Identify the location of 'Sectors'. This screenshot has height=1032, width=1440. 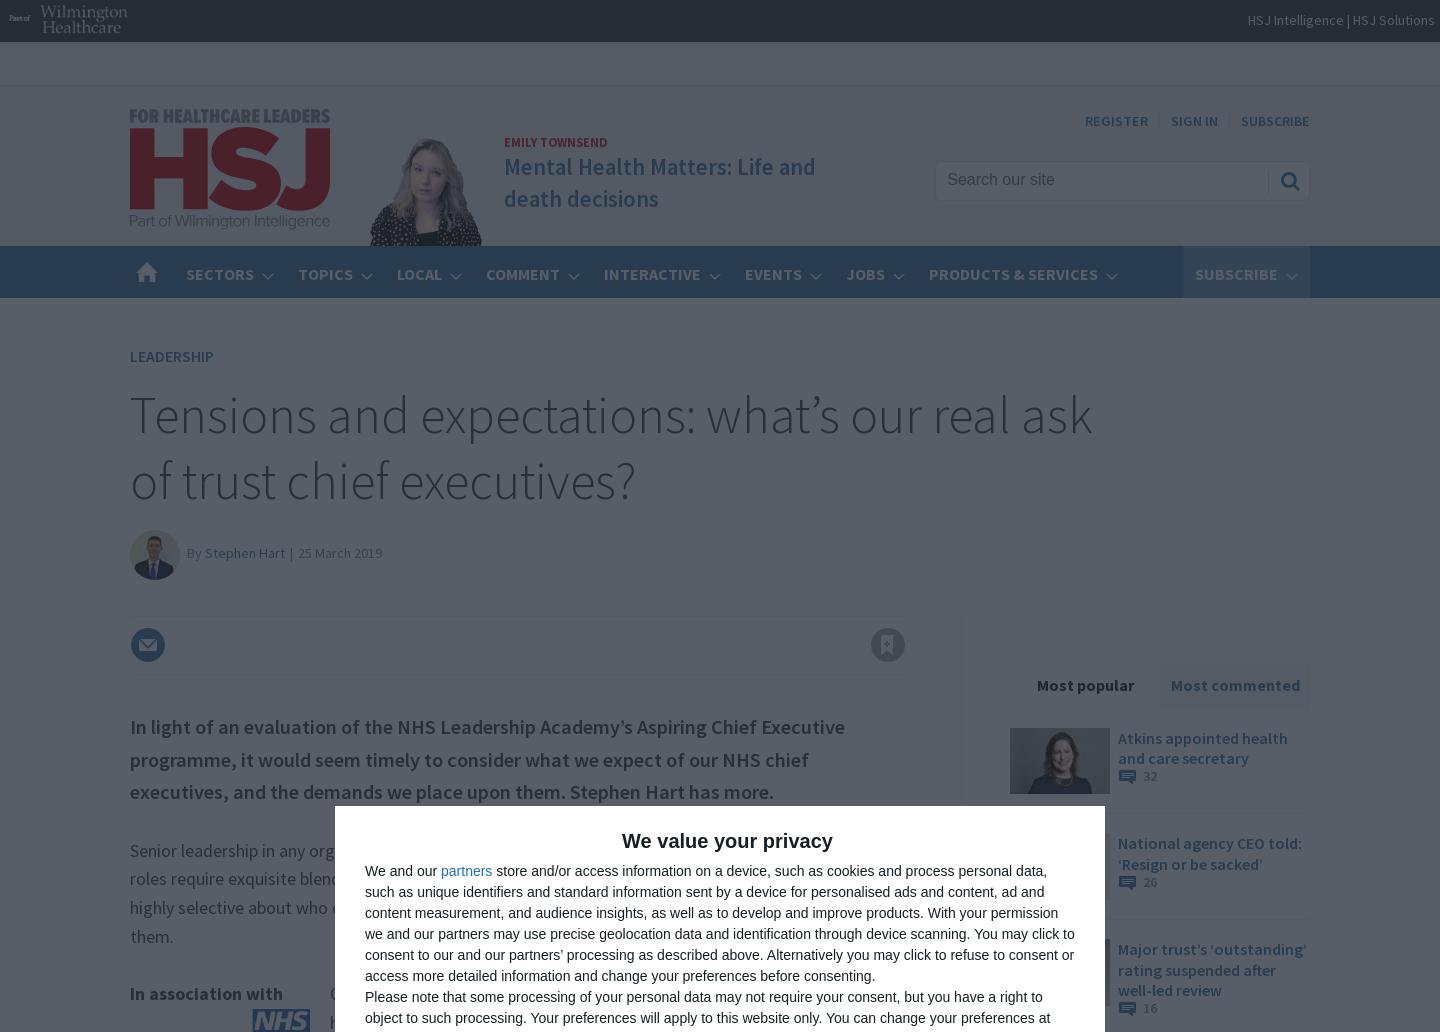
(220, 273).